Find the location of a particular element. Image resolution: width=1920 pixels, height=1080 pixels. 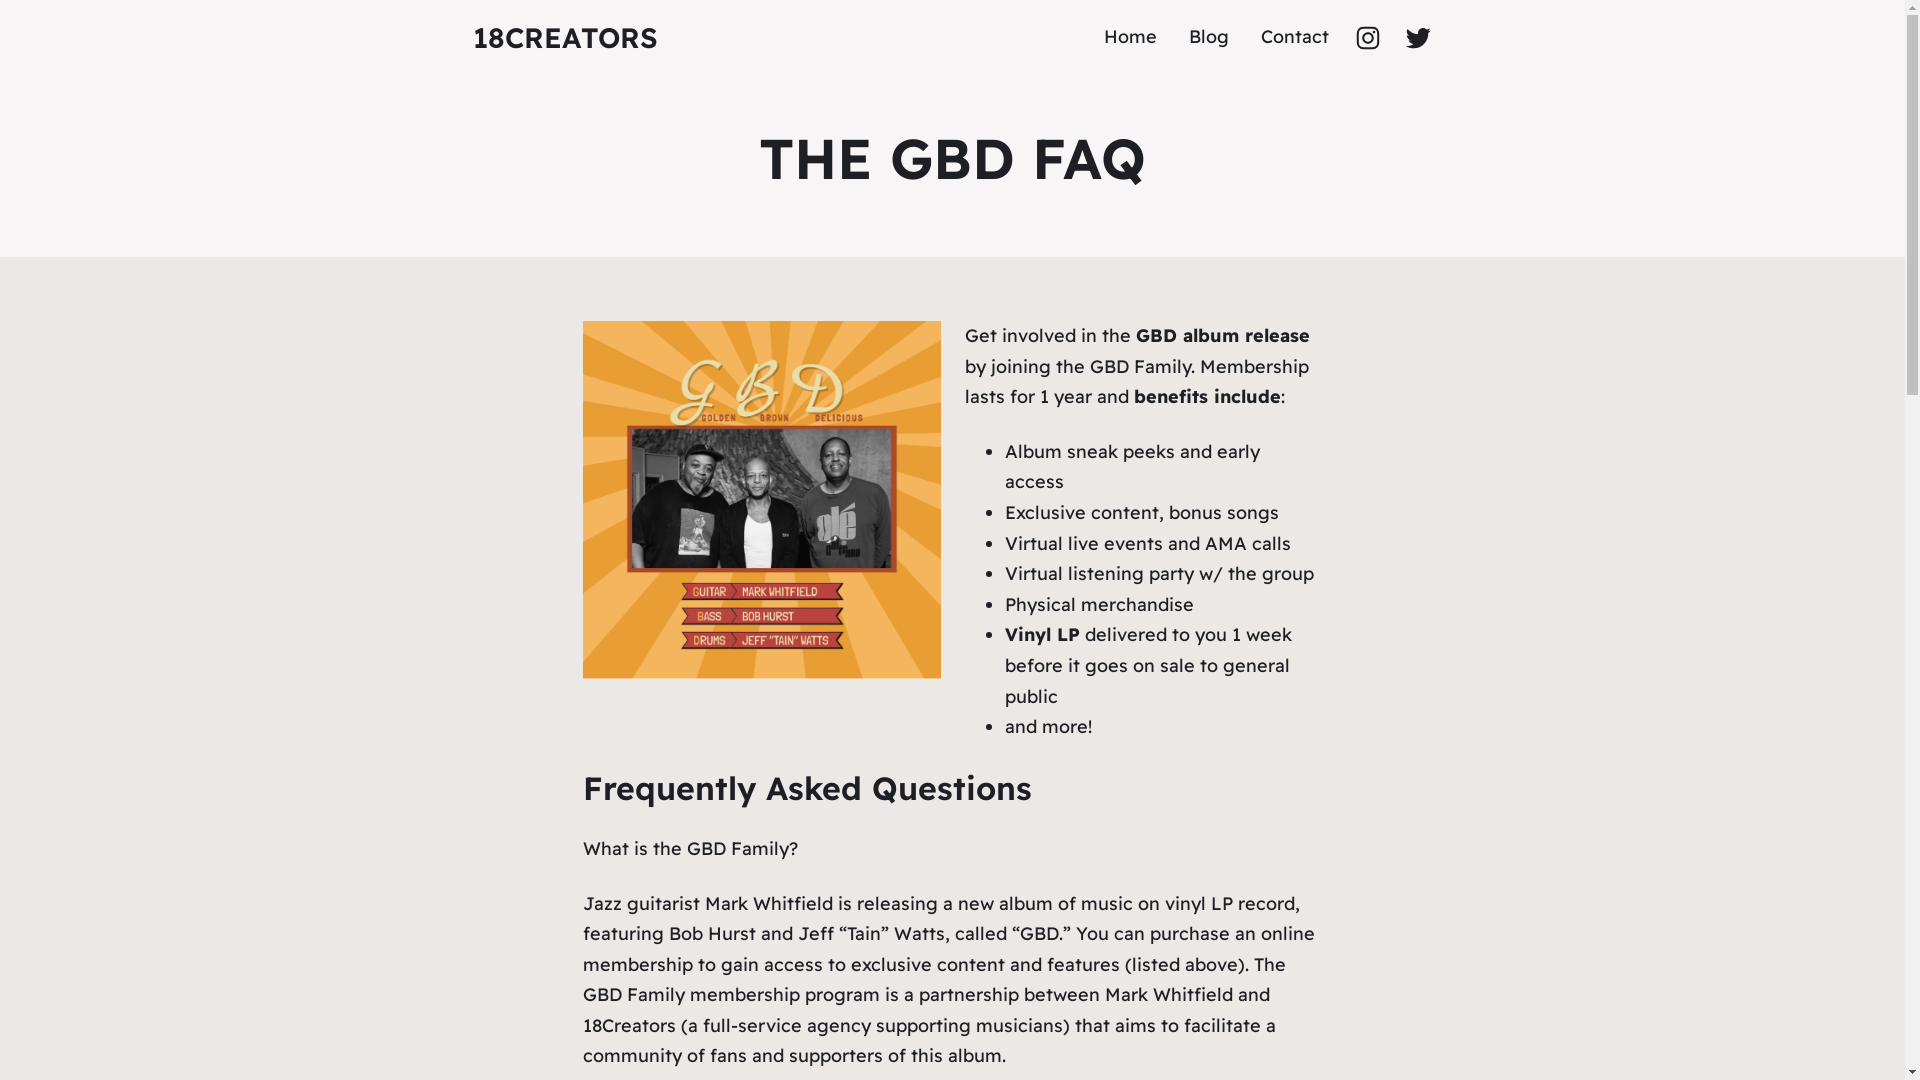

'18CREATORS' is located at coordinates (470, 37).